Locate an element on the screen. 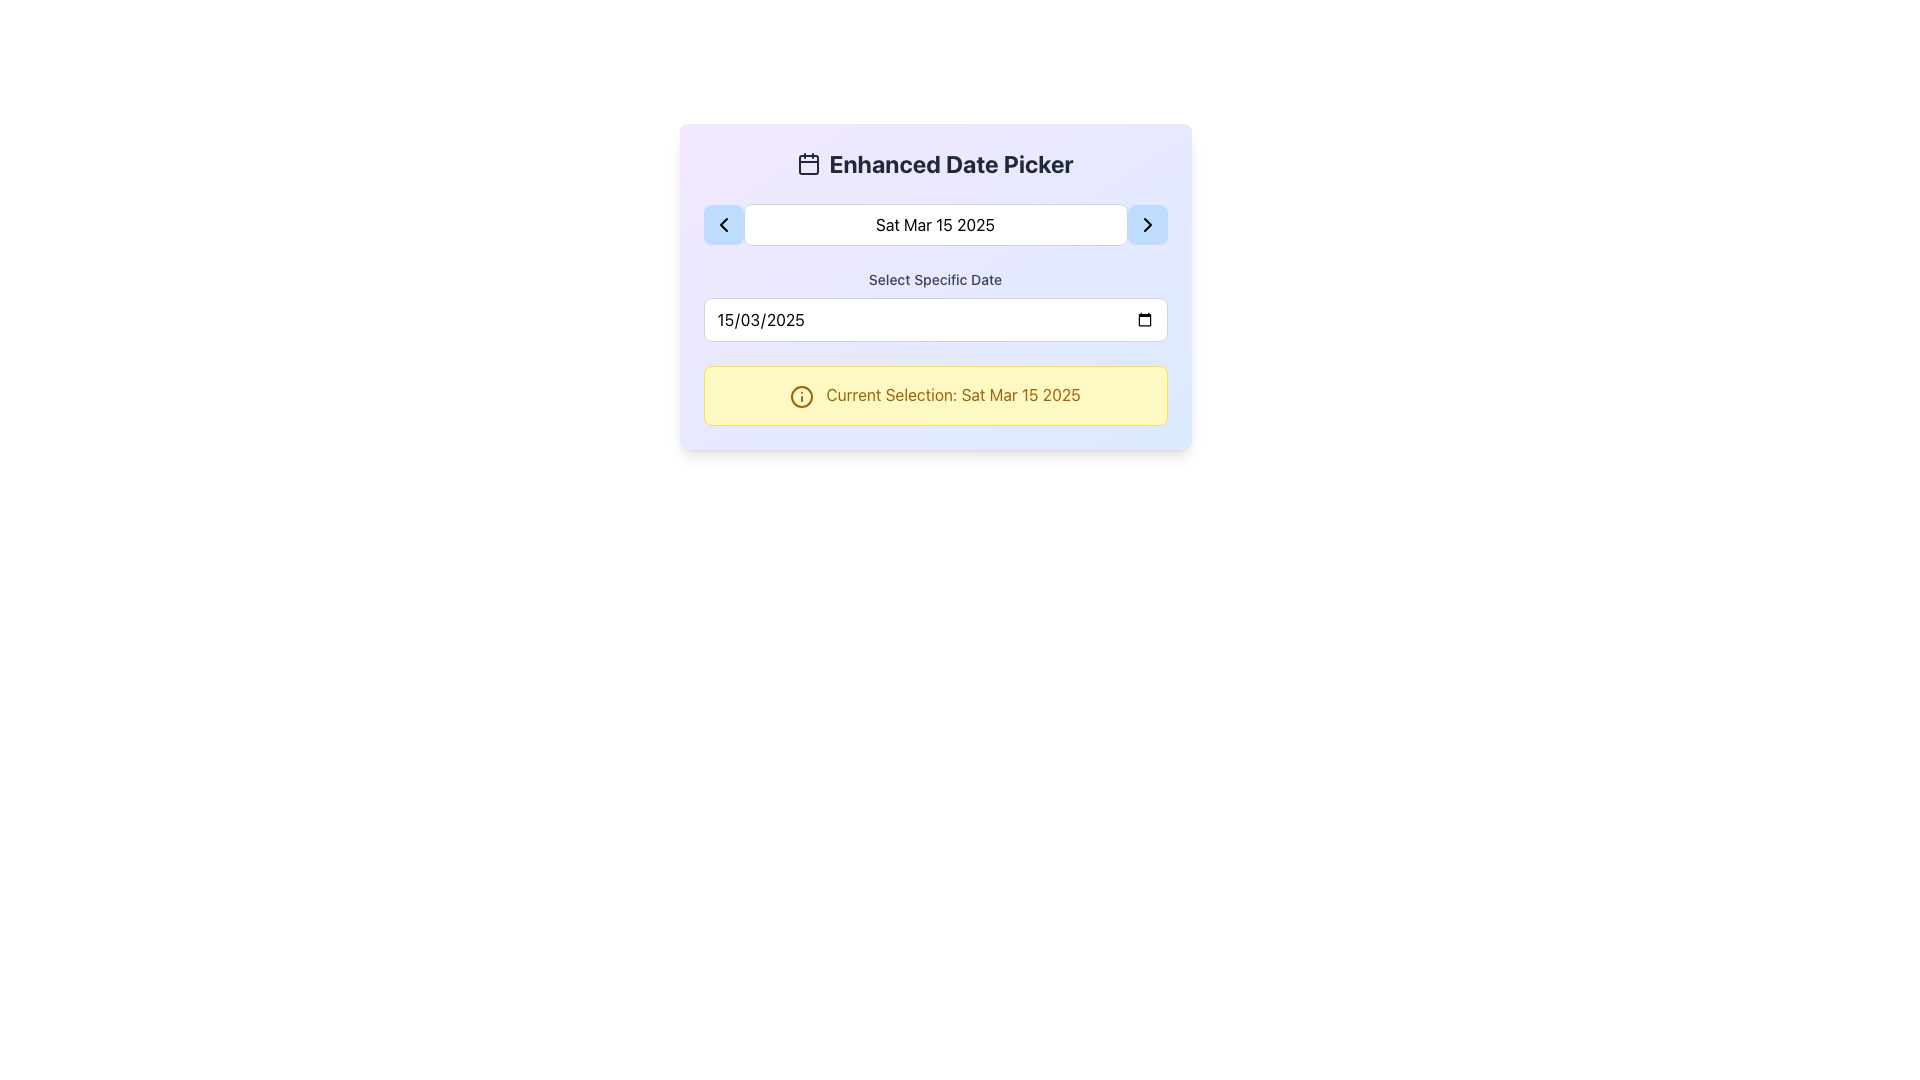 The width and height of the screenshot is (1920, 1080). the outermost circle of the information icon located near the left side of the yellow notification bar, adjacent to the text 'Current Selection: Sat Mar 15 2025' is located at coordinates (802, 396).